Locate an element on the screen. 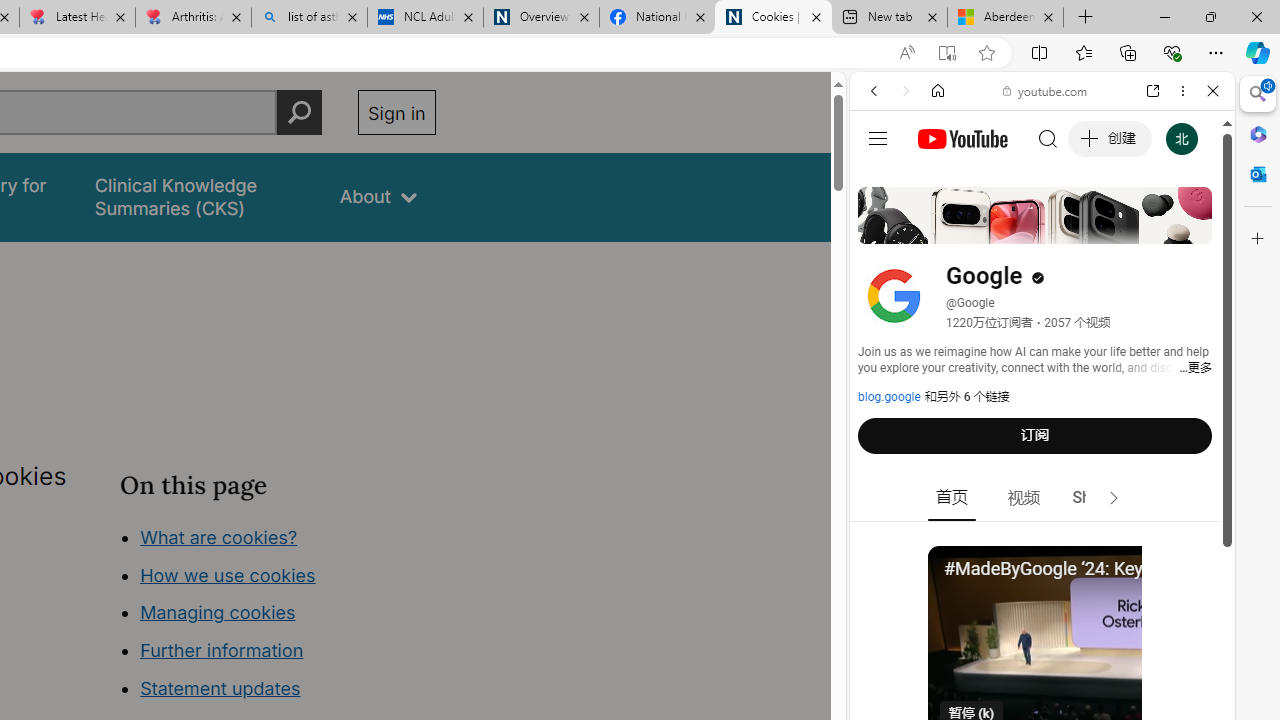  'Further information' is located at coordinates (222, 650).